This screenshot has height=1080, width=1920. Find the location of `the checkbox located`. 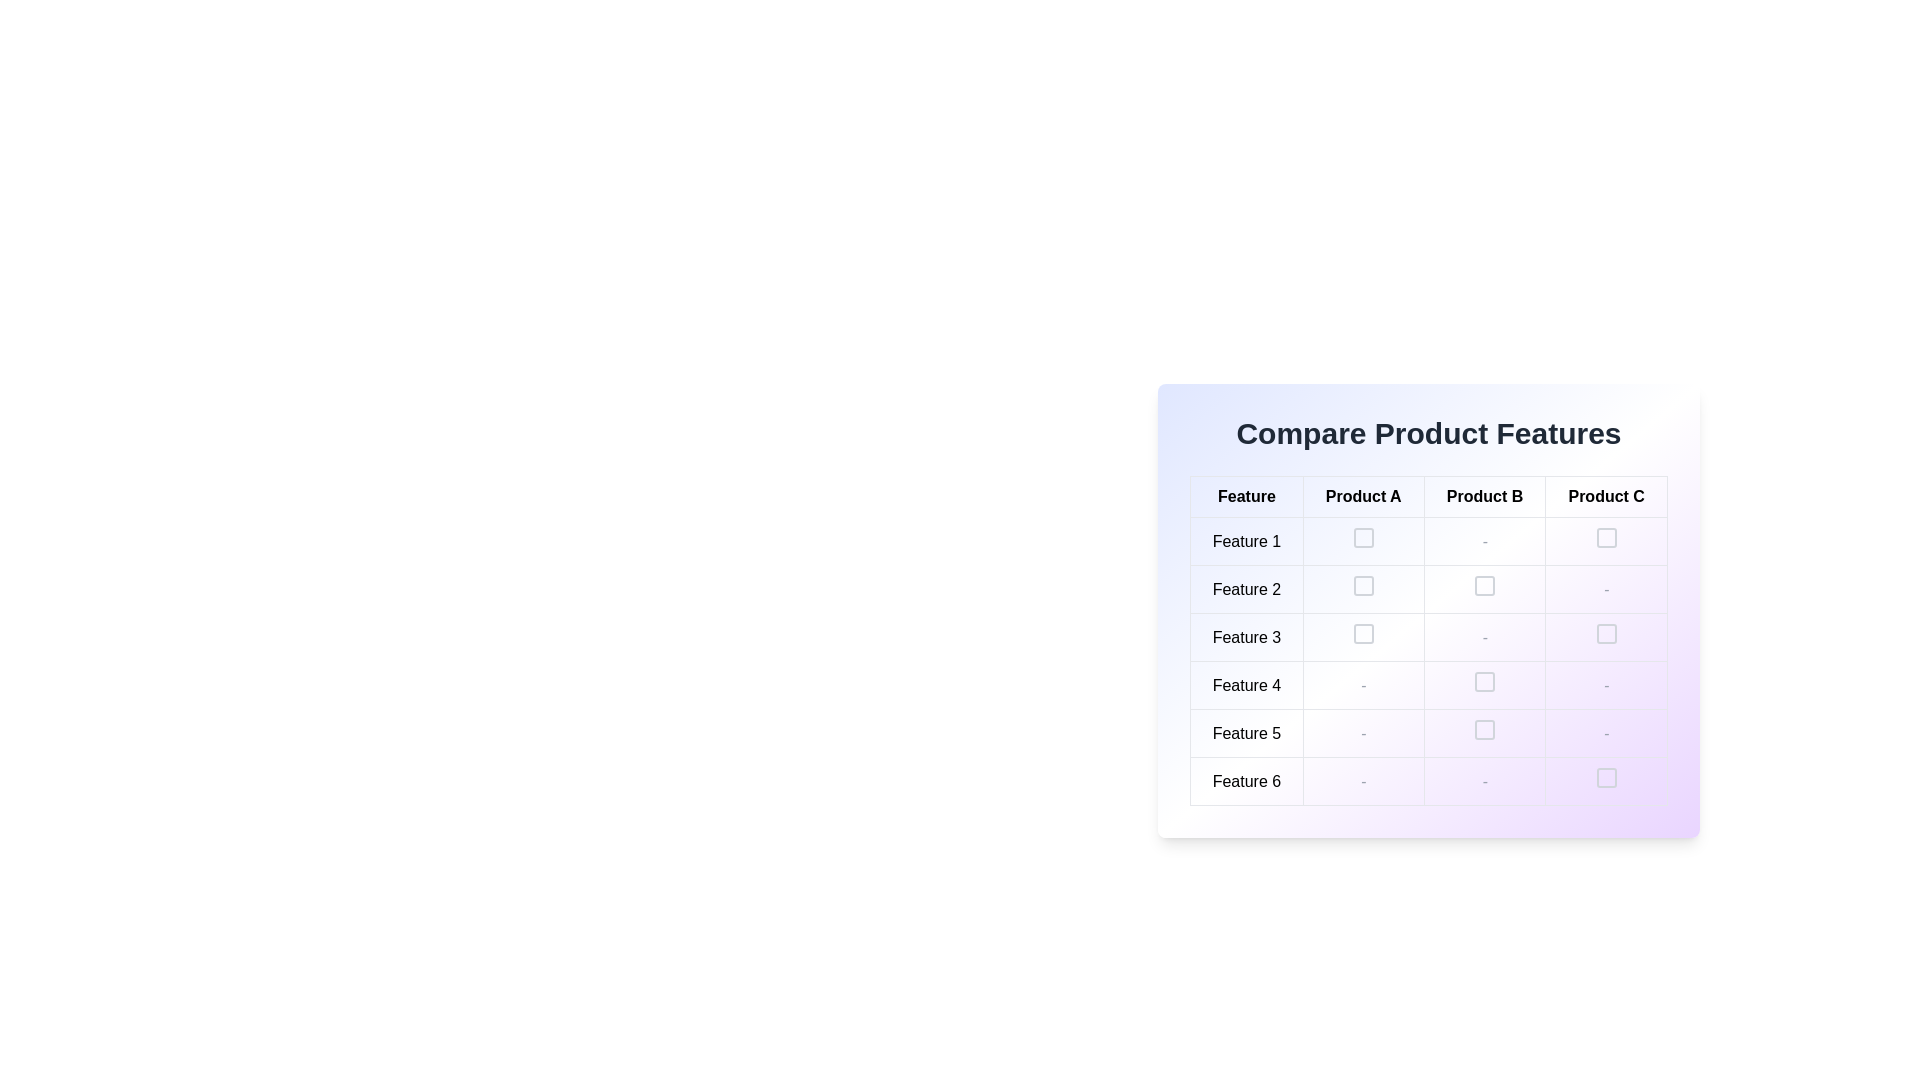

the checkbox located is located at coordinates (1606, 777).